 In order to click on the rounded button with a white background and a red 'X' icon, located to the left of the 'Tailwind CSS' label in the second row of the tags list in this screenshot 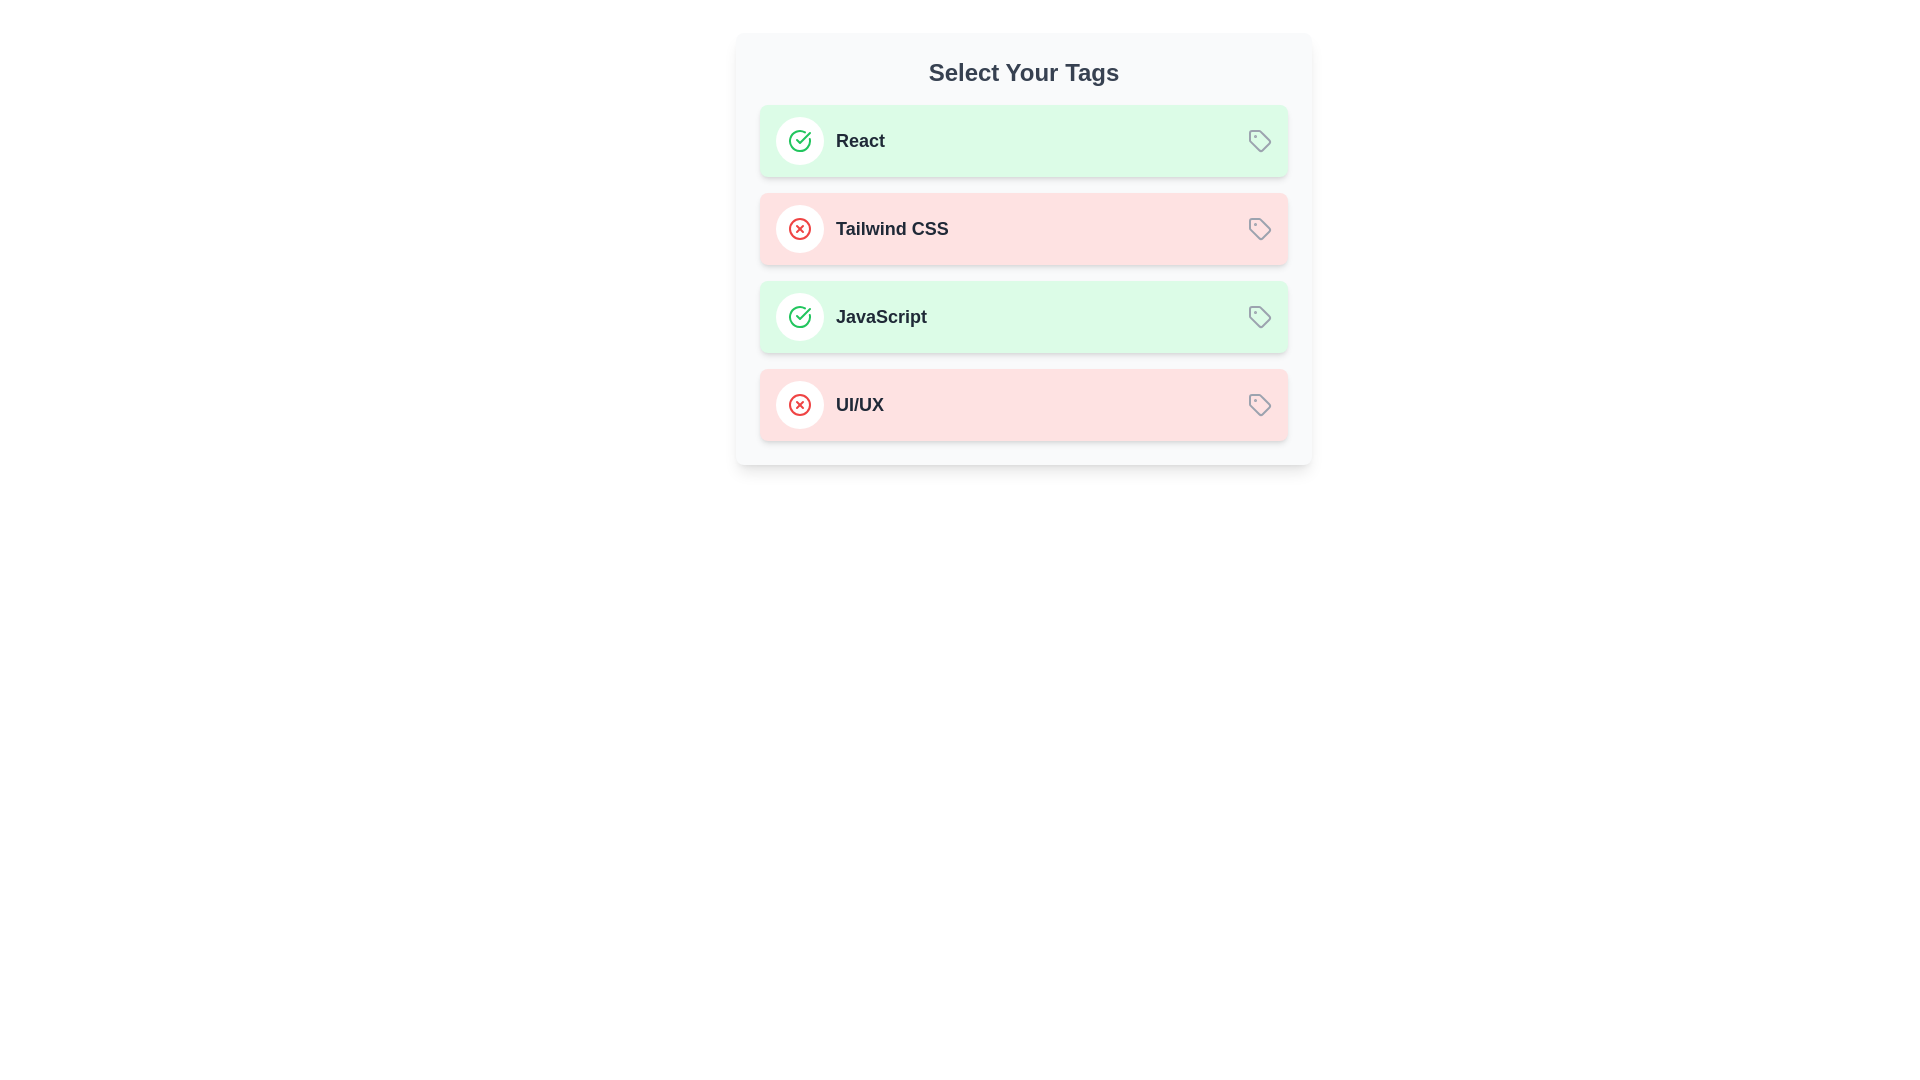, I will do `click(800, 227)`.